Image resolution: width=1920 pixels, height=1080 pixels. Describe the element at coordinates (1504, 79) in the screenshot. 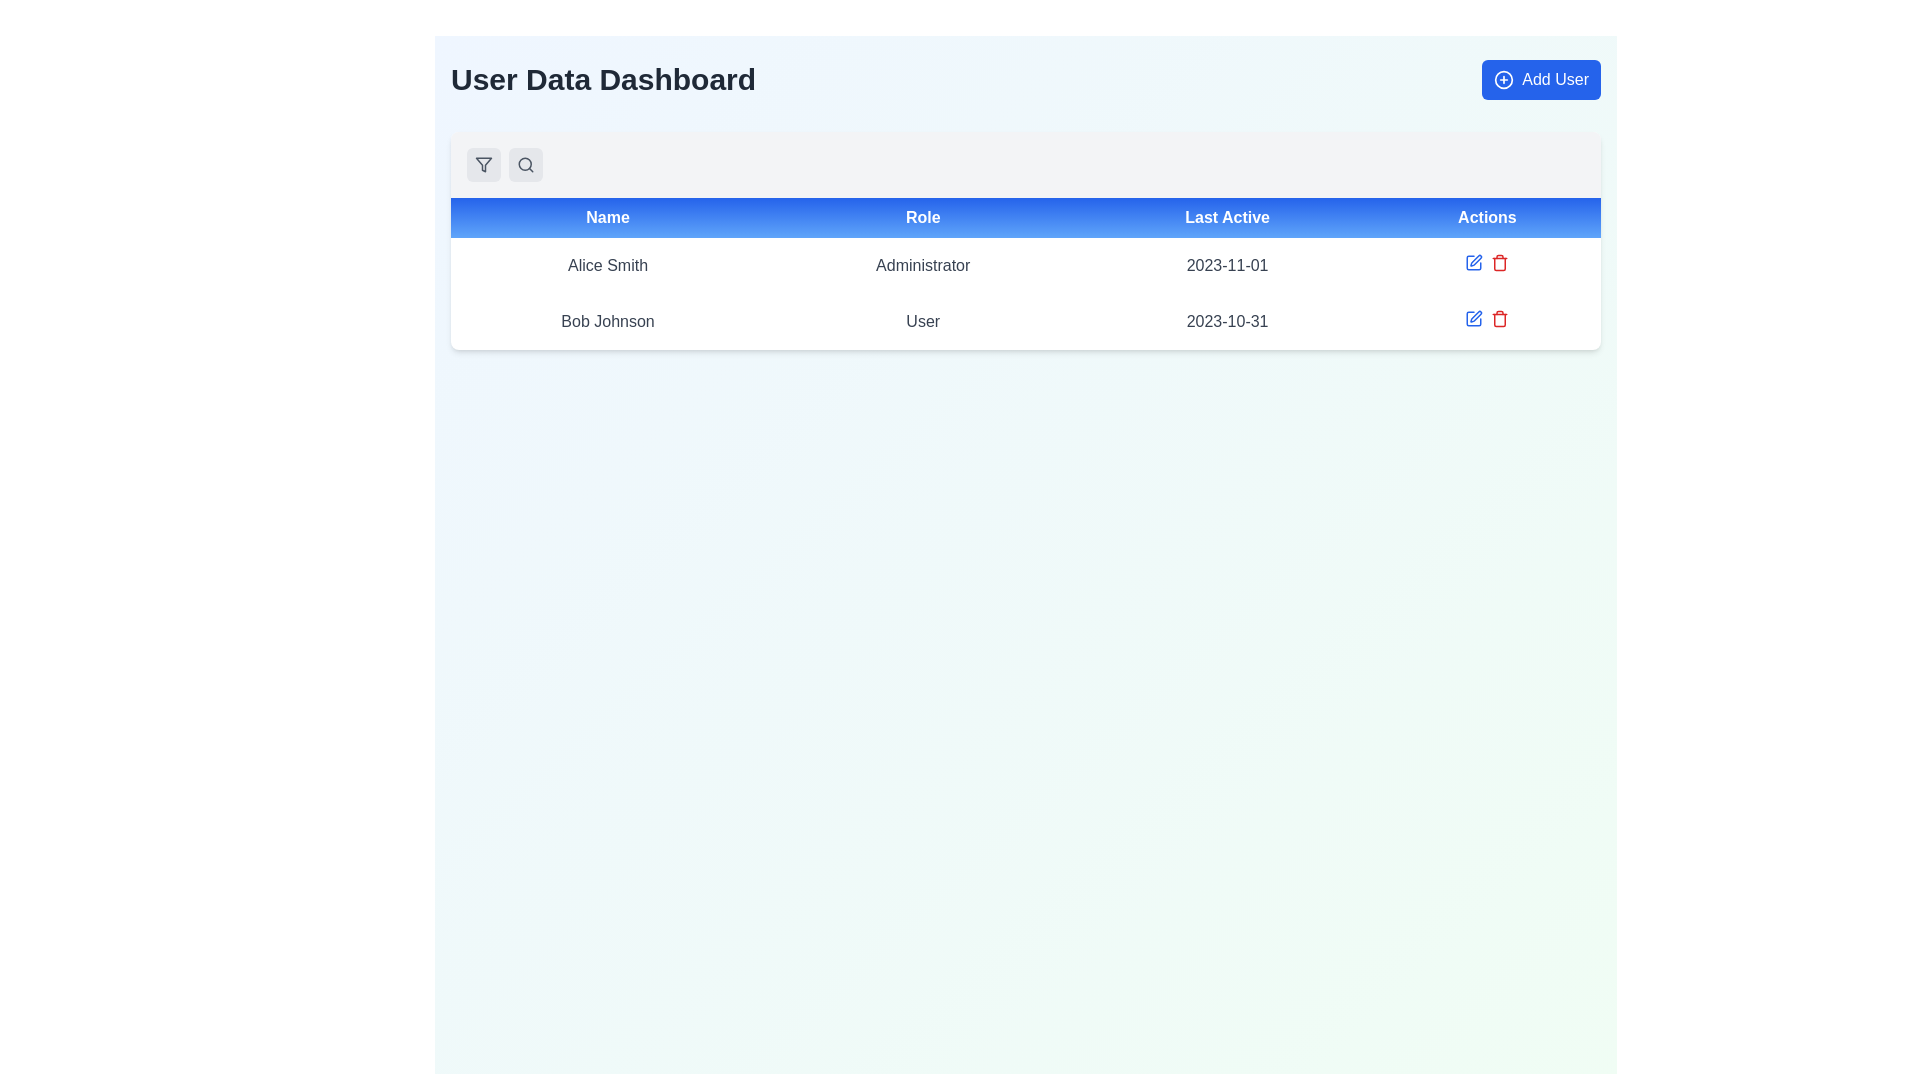

I see `the graphical SVG circle element` at that location.